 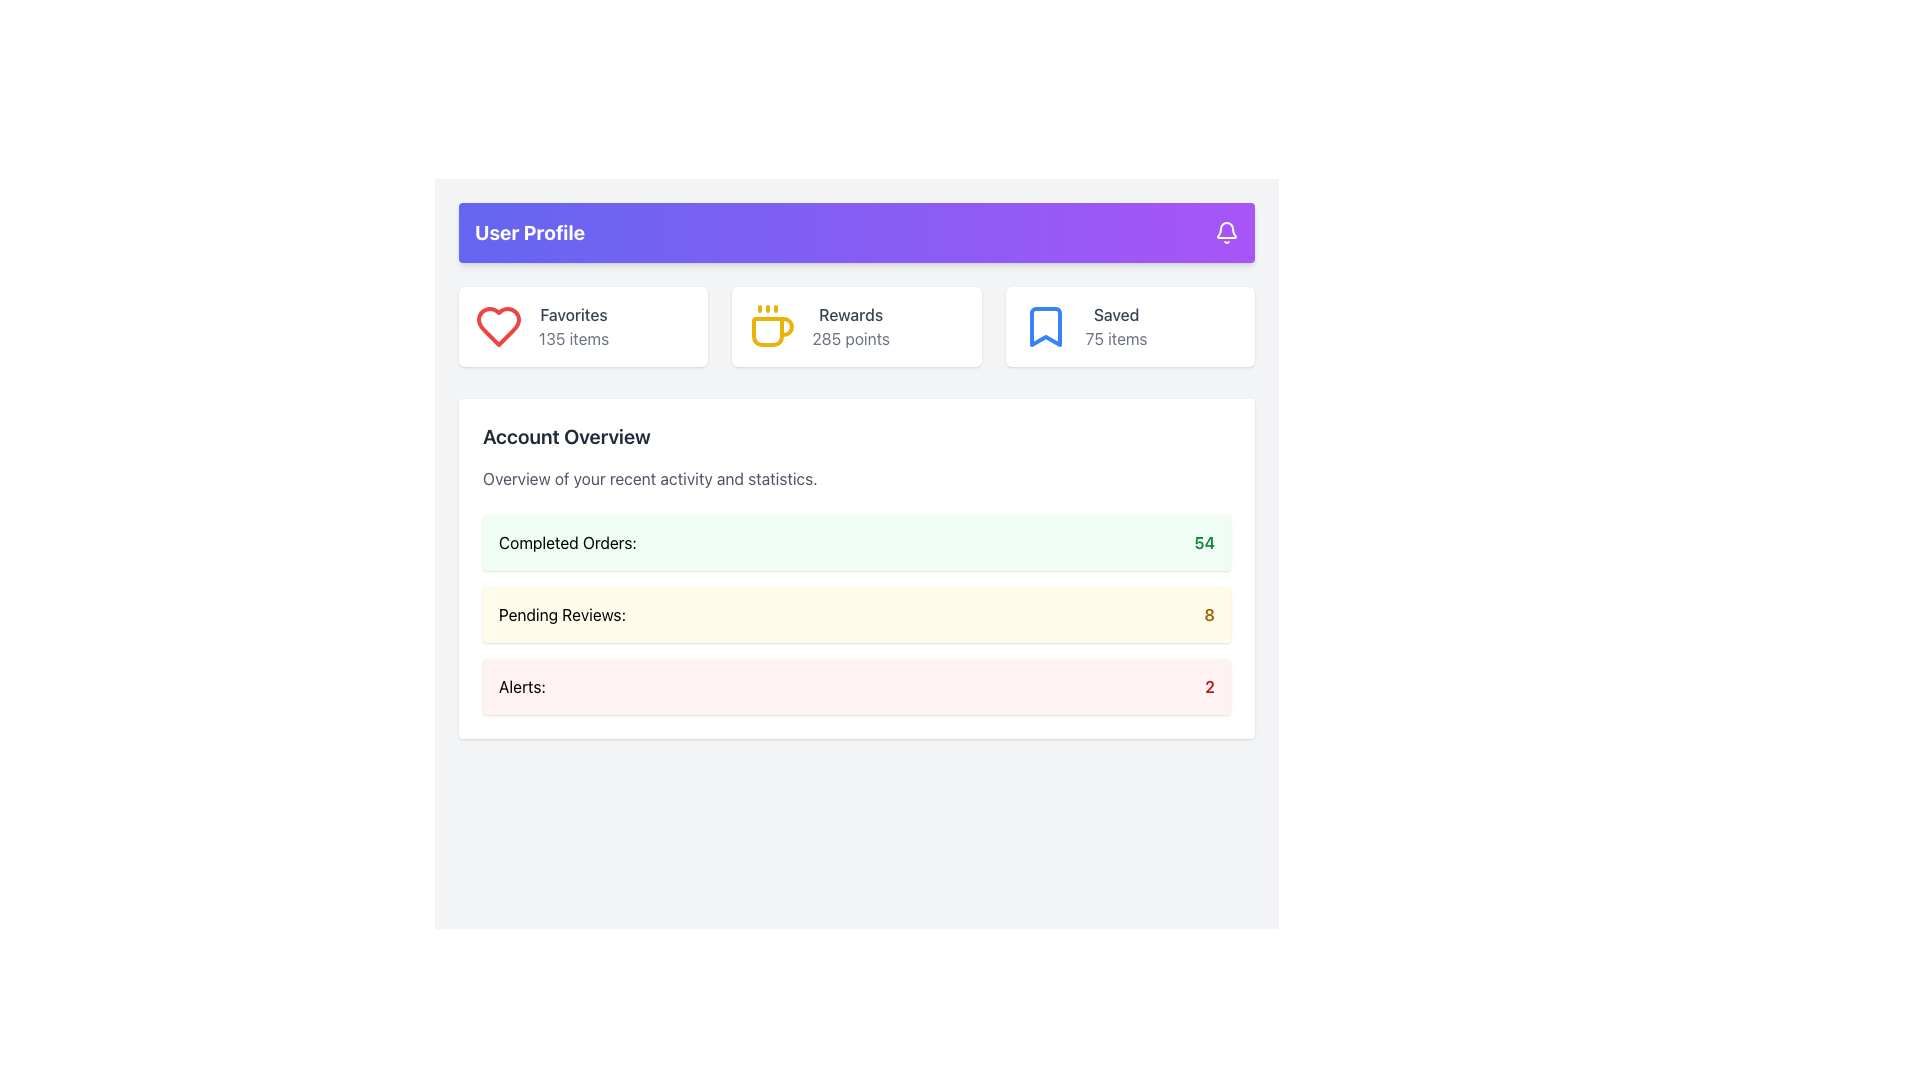 I want to click on the text label displaying 'Rewards', which is part of a larger component that includes '285 points', located under the purple header bar in the upper section of the interface, so click(x=851, y=315).